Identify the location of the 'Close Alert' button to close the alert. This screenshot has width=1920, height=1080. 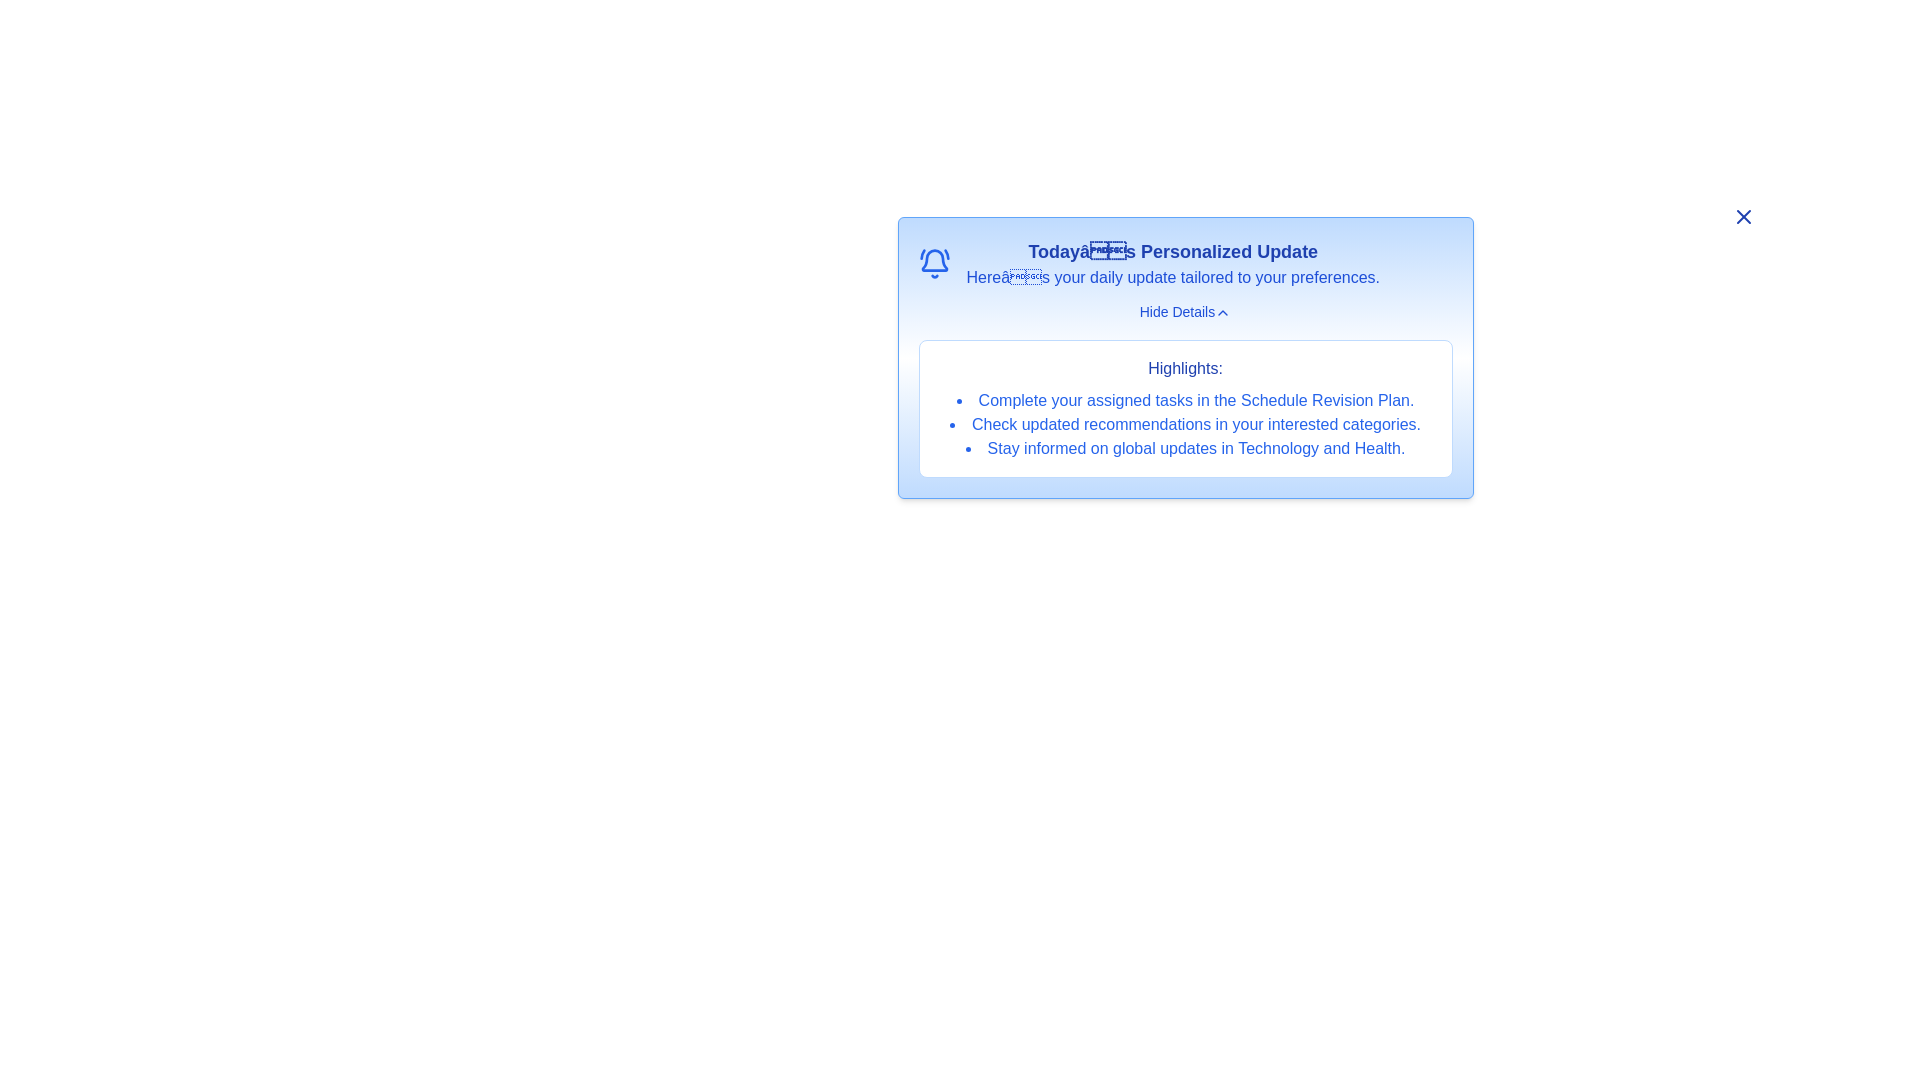
(1742, 216).